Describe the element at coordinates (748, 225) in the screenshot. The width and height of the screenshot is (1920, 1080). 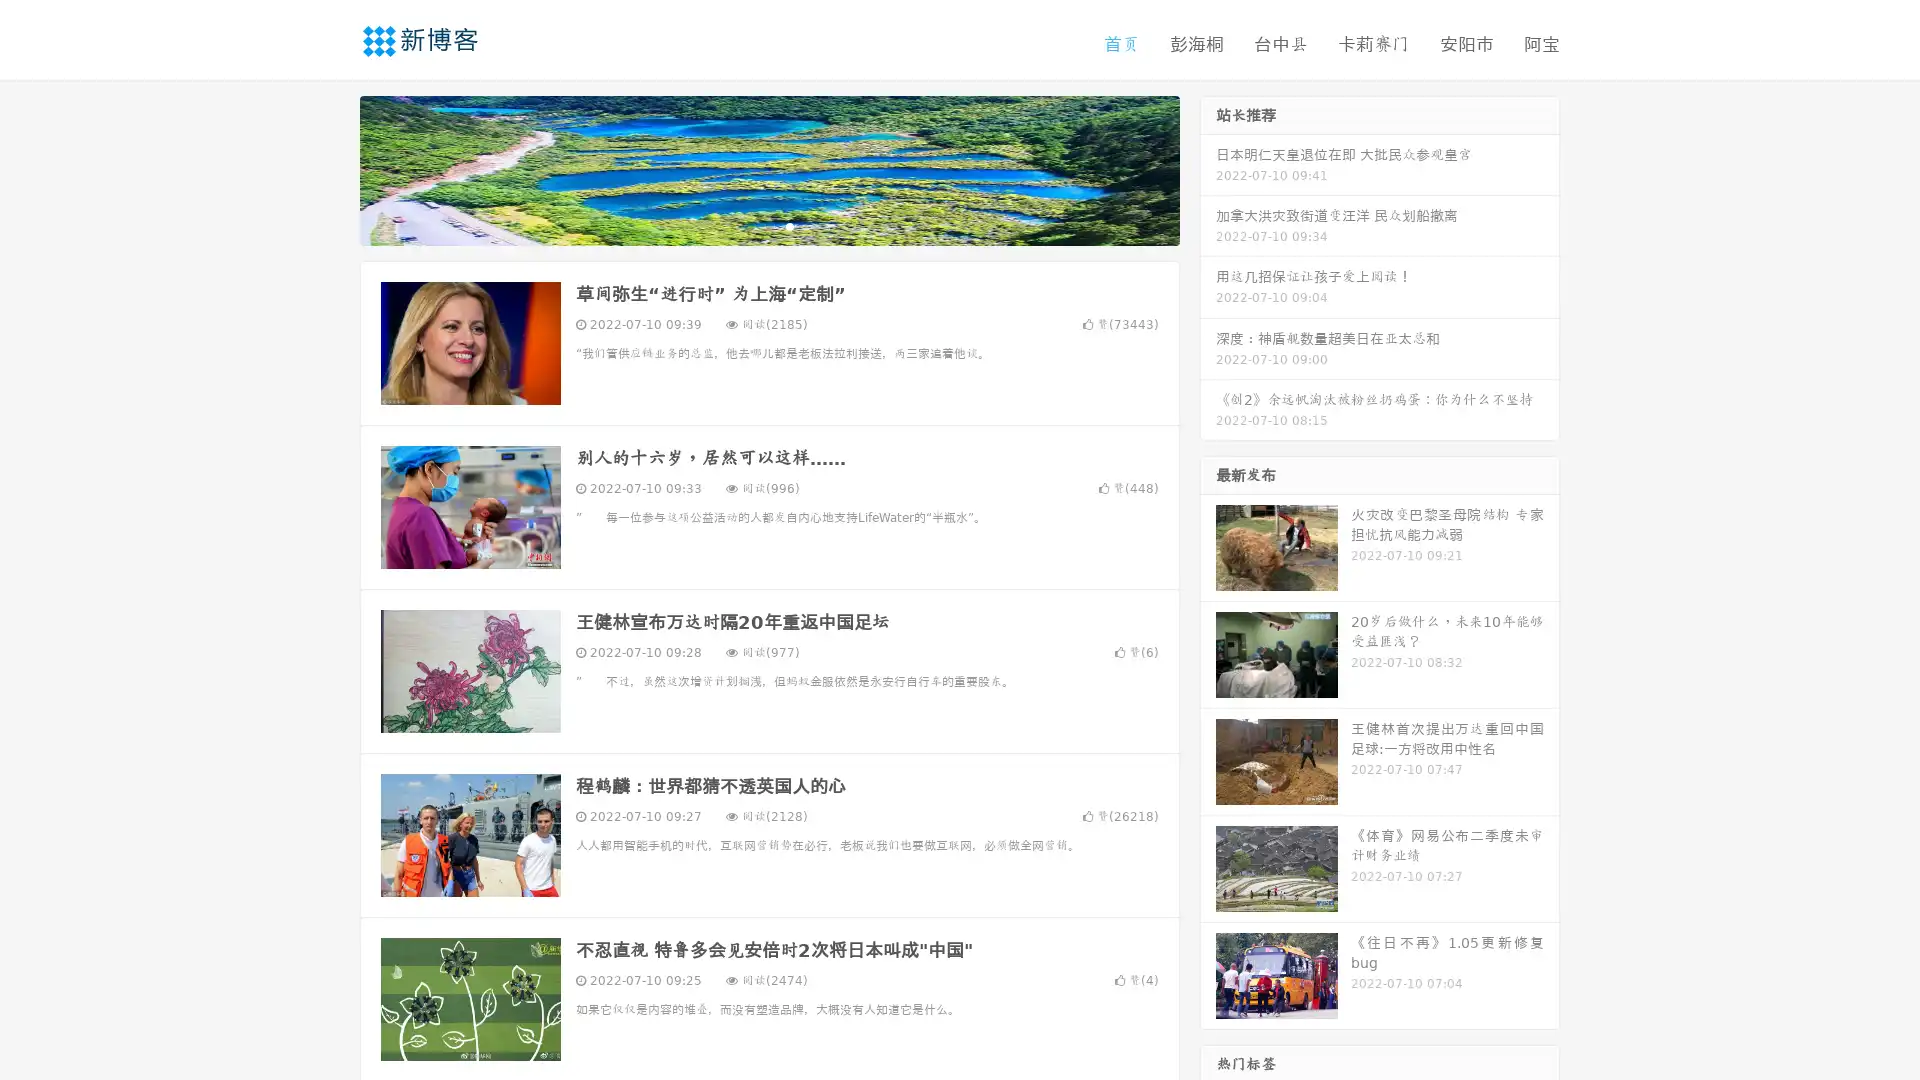
I see `Go to slide 1` at that location.